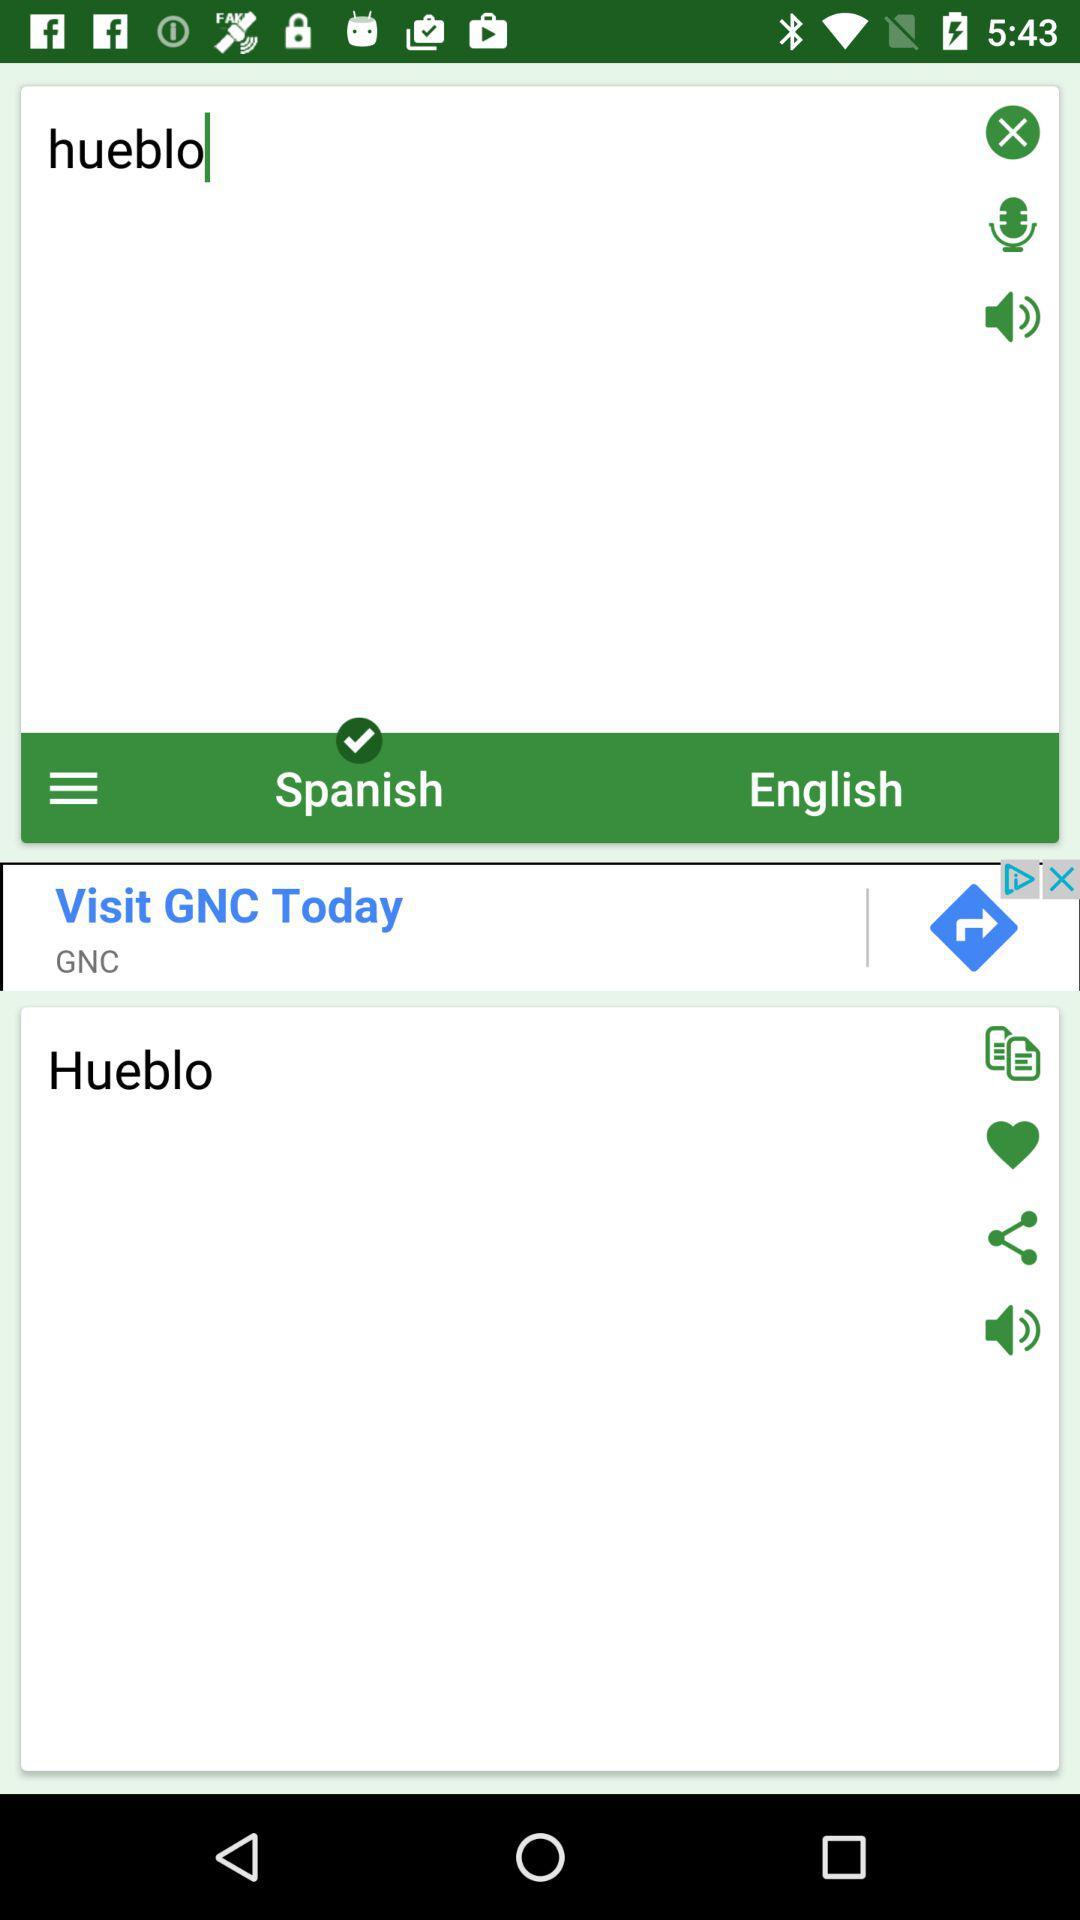  I want to click on activate speech to text, so click(1012, 224).